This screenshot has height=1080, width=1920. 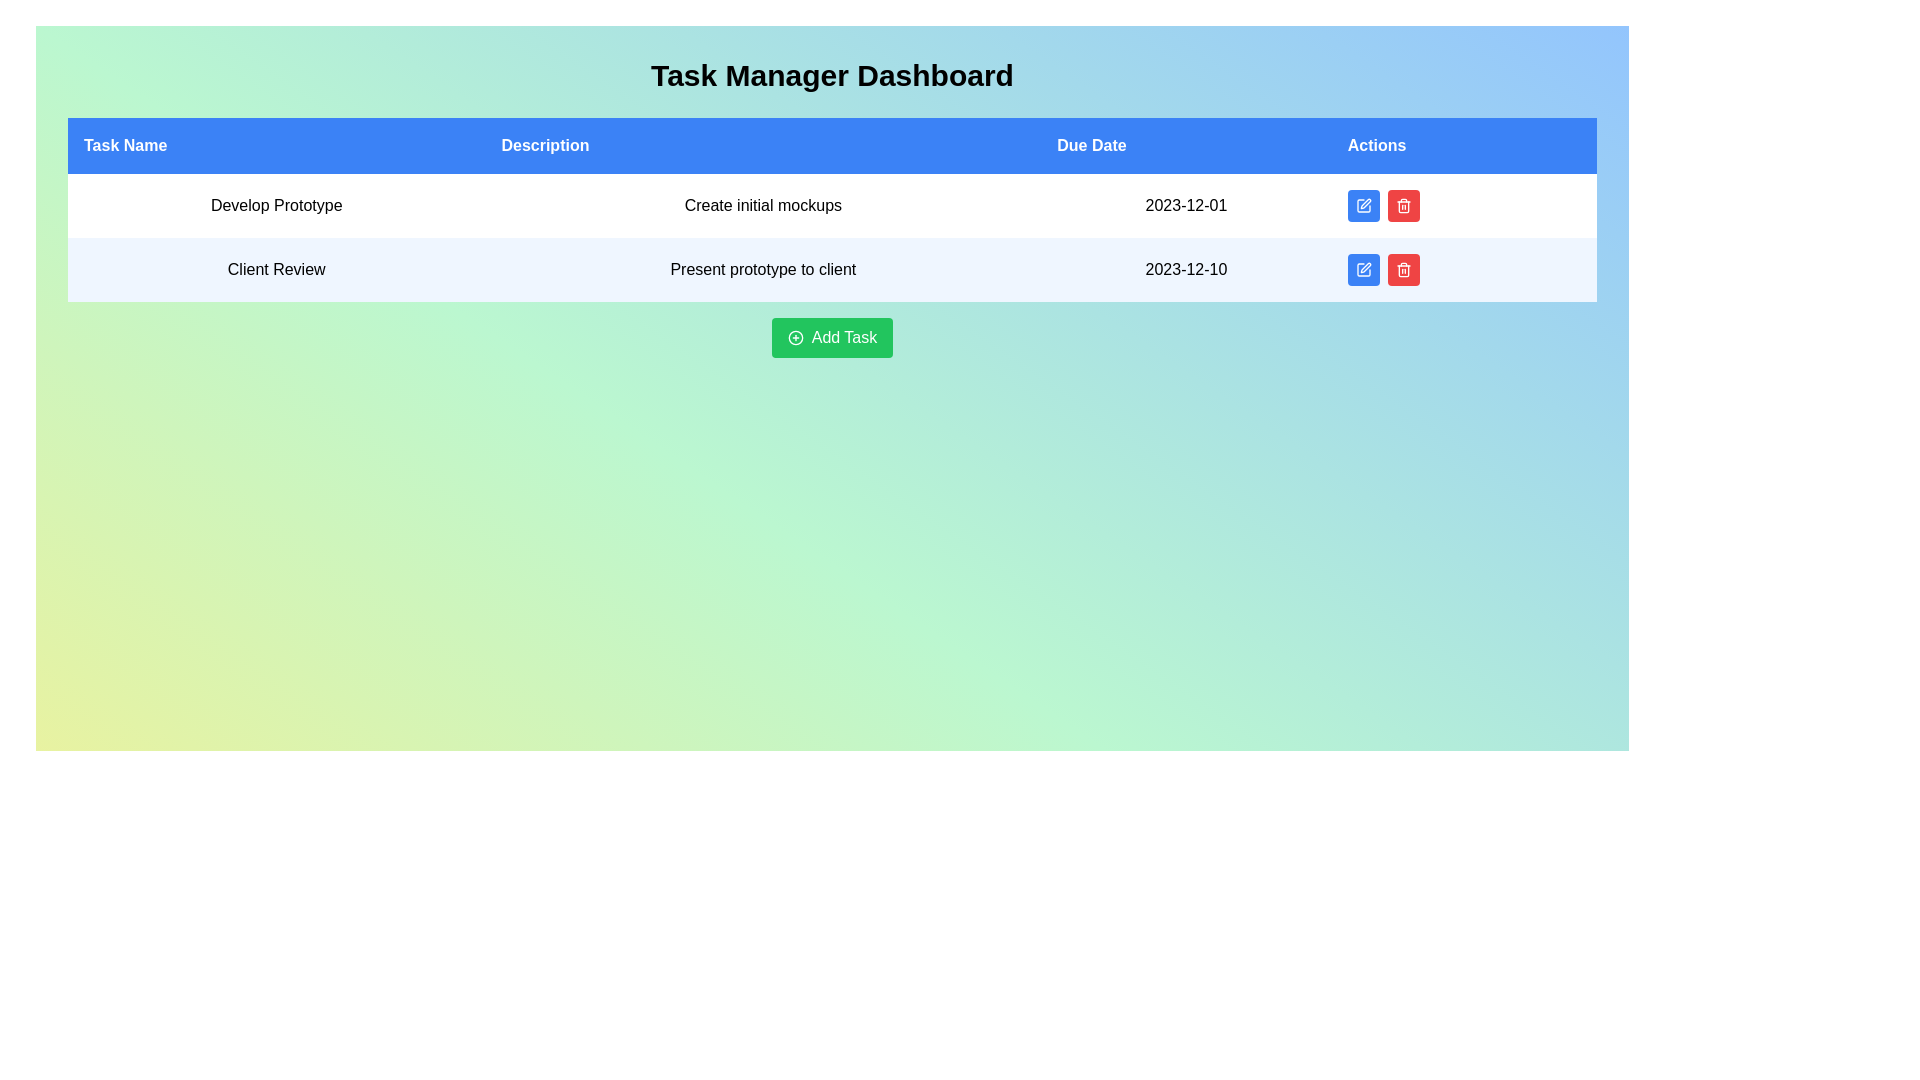 What do you see at coordinates (1402, 270) in the screenshot?
I see `the delete button located to the right of the 'Actions' column in the second row of the task table to apply hover effects` at bounding box center [1402, 270].